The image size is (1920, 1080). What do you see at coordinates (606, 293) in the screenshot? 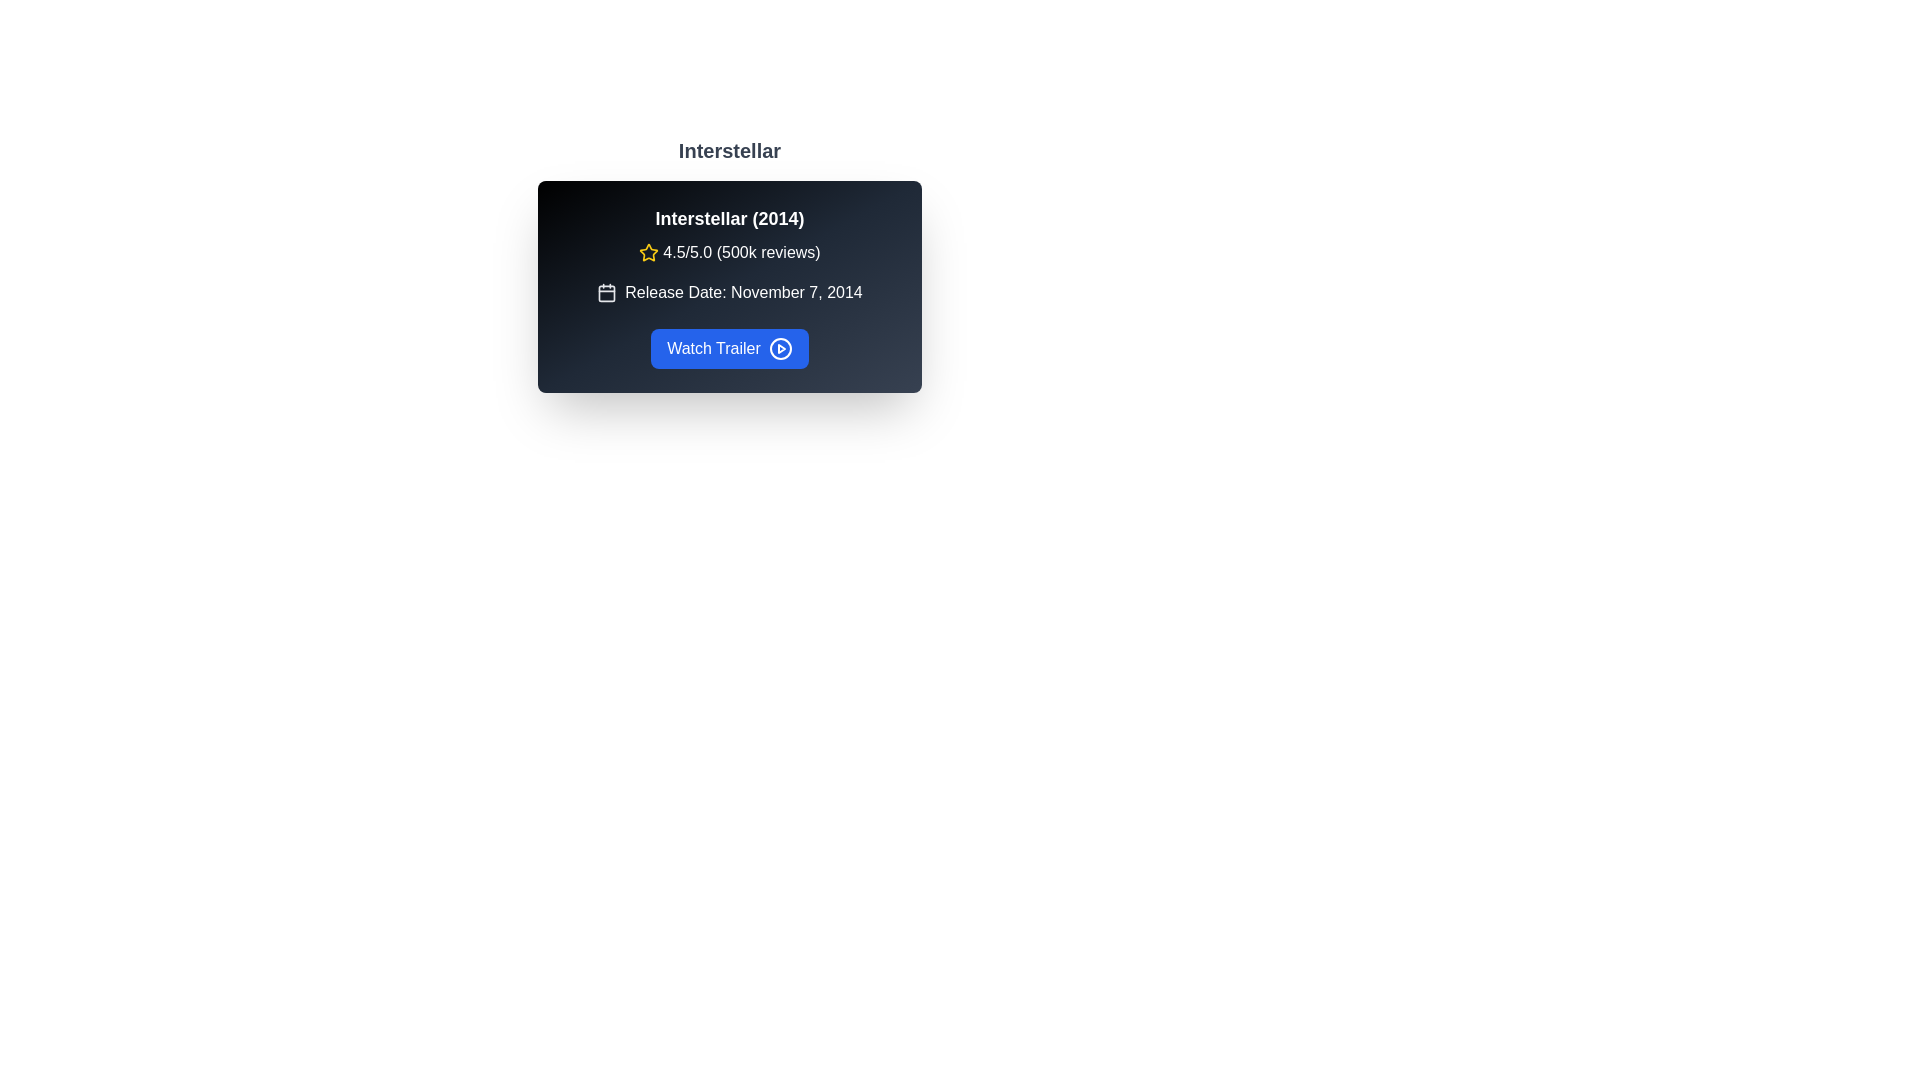
I see `the decorative background of the calendar icon, which is the main rectangular body located below the month indicators represented by two vertical lines` at bounding box center [606, 293].